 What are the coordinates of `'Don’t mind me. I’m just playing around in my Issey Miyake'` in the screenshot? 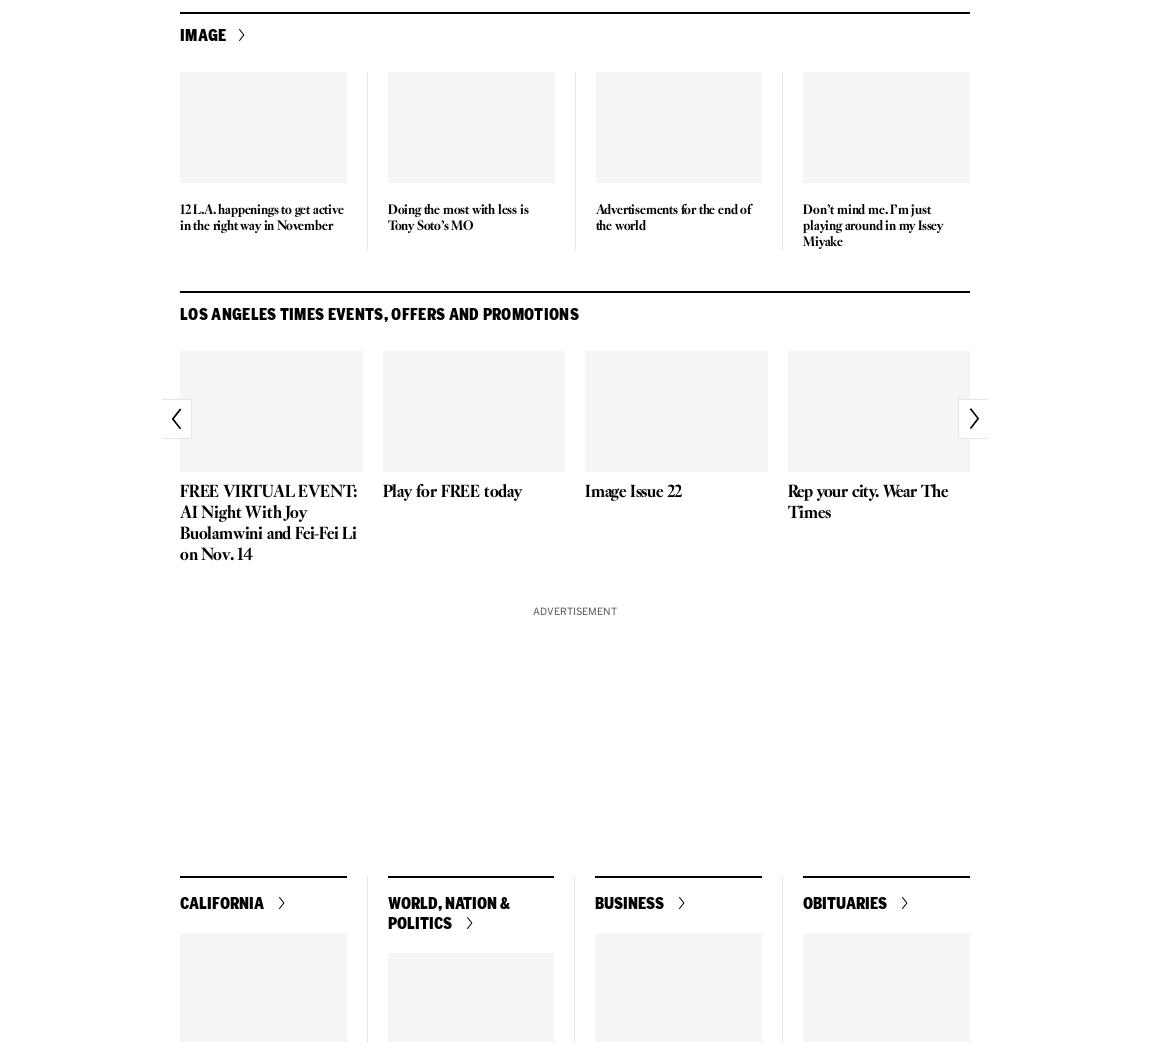 It's located at (872, 224).